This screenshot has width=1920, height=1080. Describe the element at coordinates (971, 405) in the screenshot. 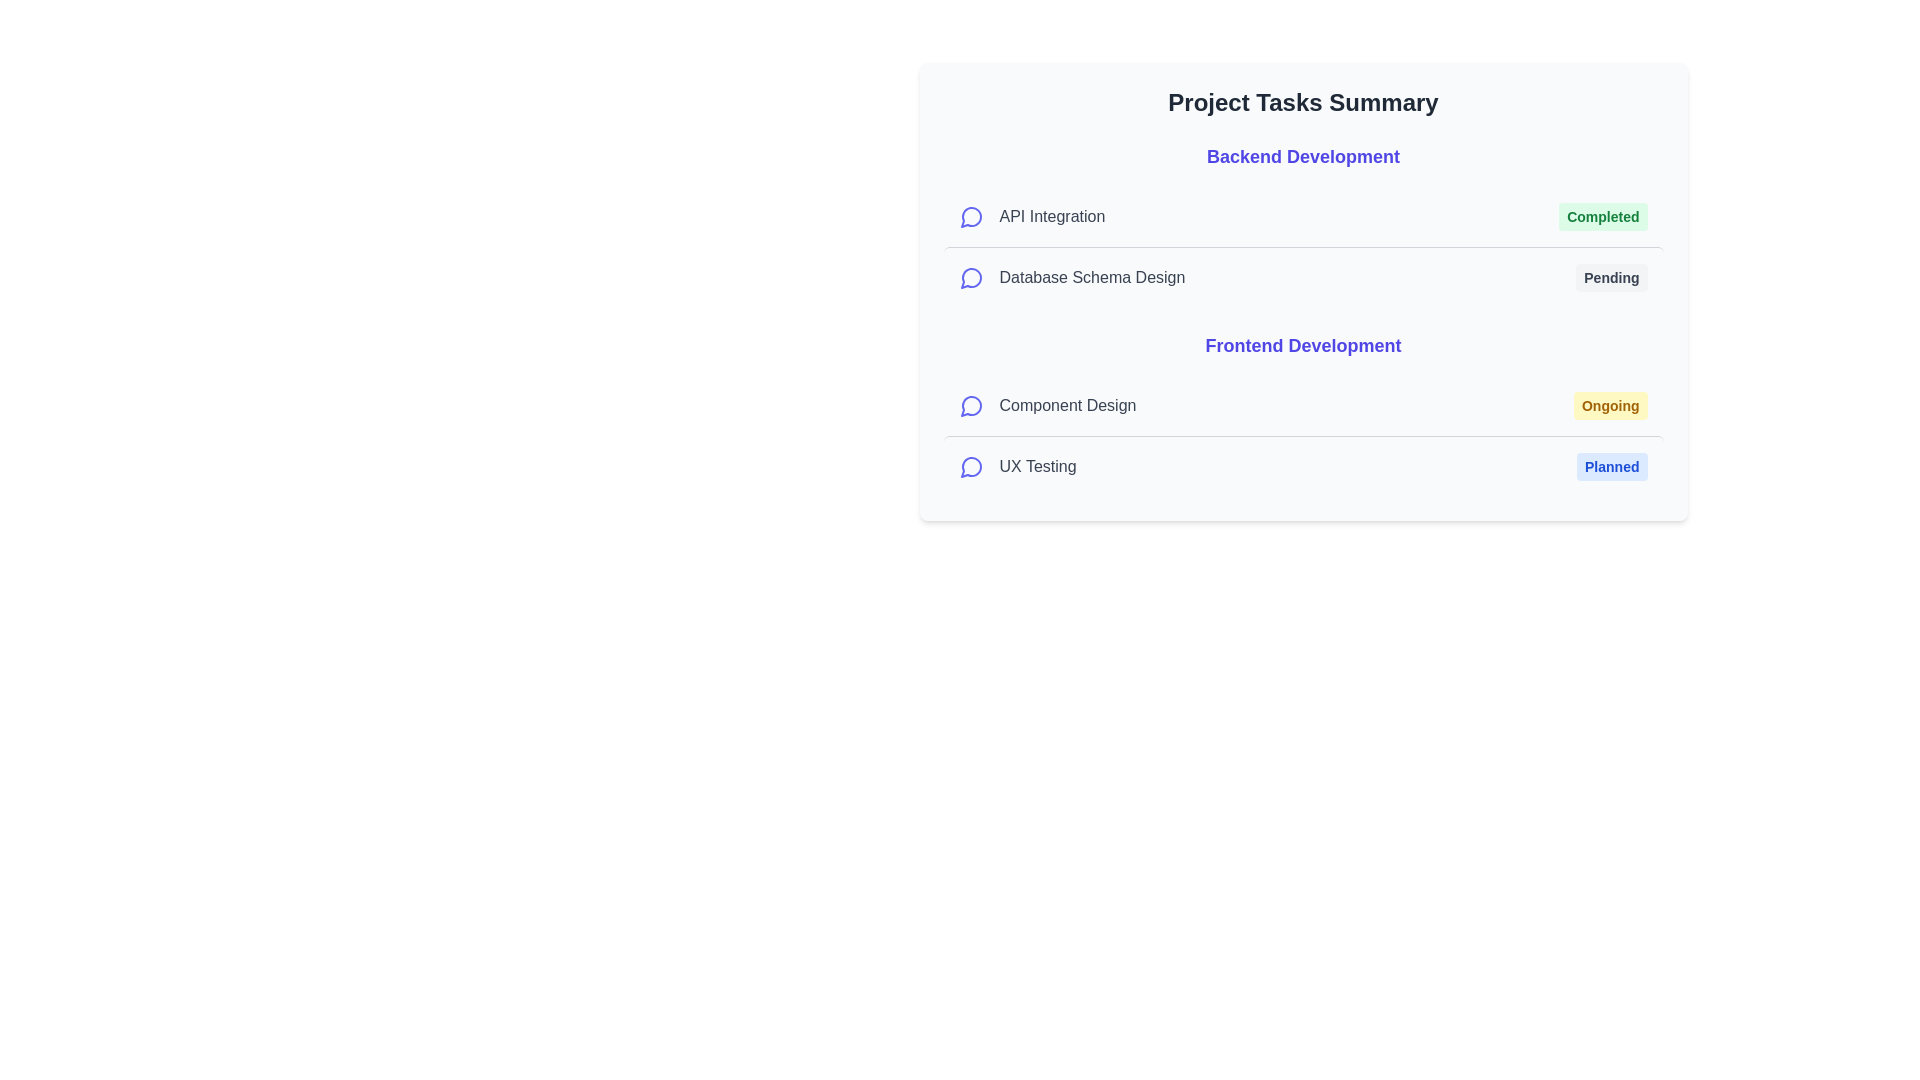

I see `the speech bubble icon styled in text-indigo-500 blue color located to the left of the 'Component Design' text in the 'Frontend Development' section of the 'Project Tasks Summary' interface to associate it with the listed task` at that location.